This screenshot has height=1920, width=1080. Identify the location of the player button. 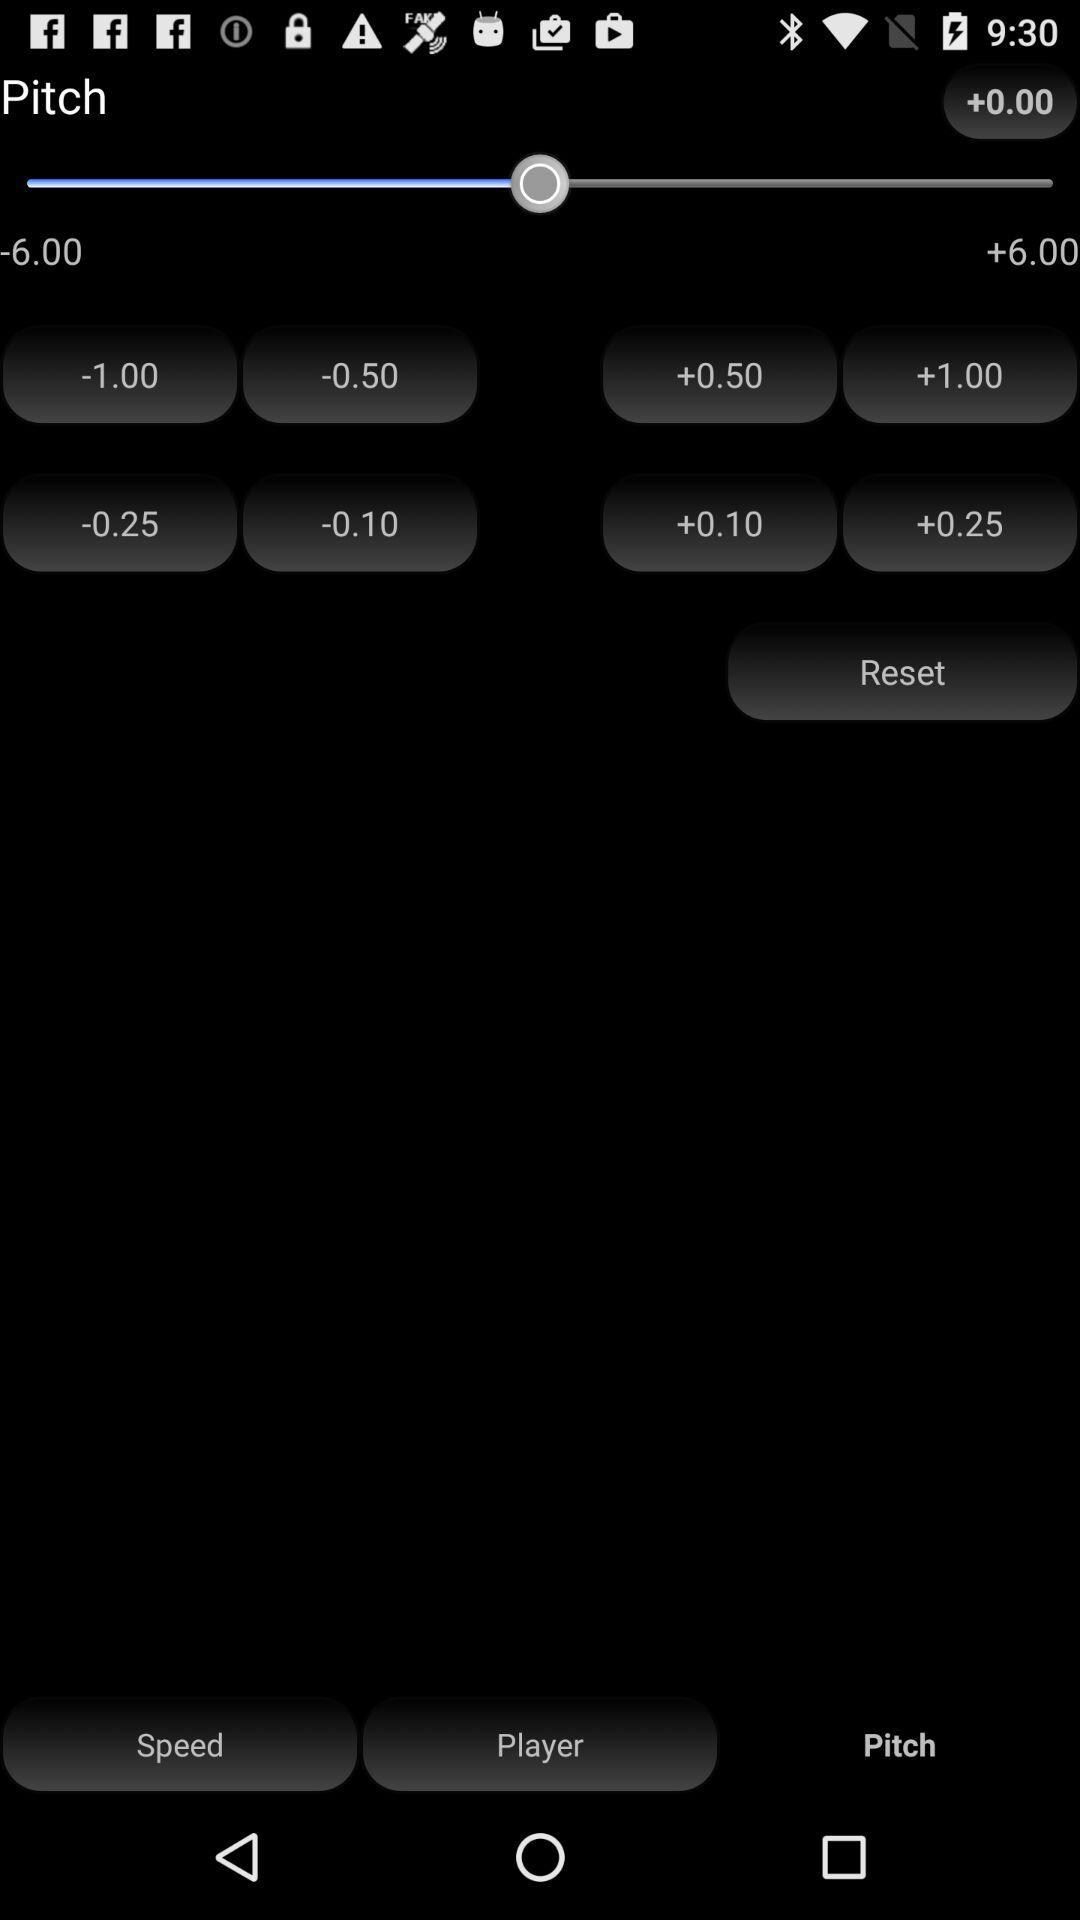
(540, 1744).